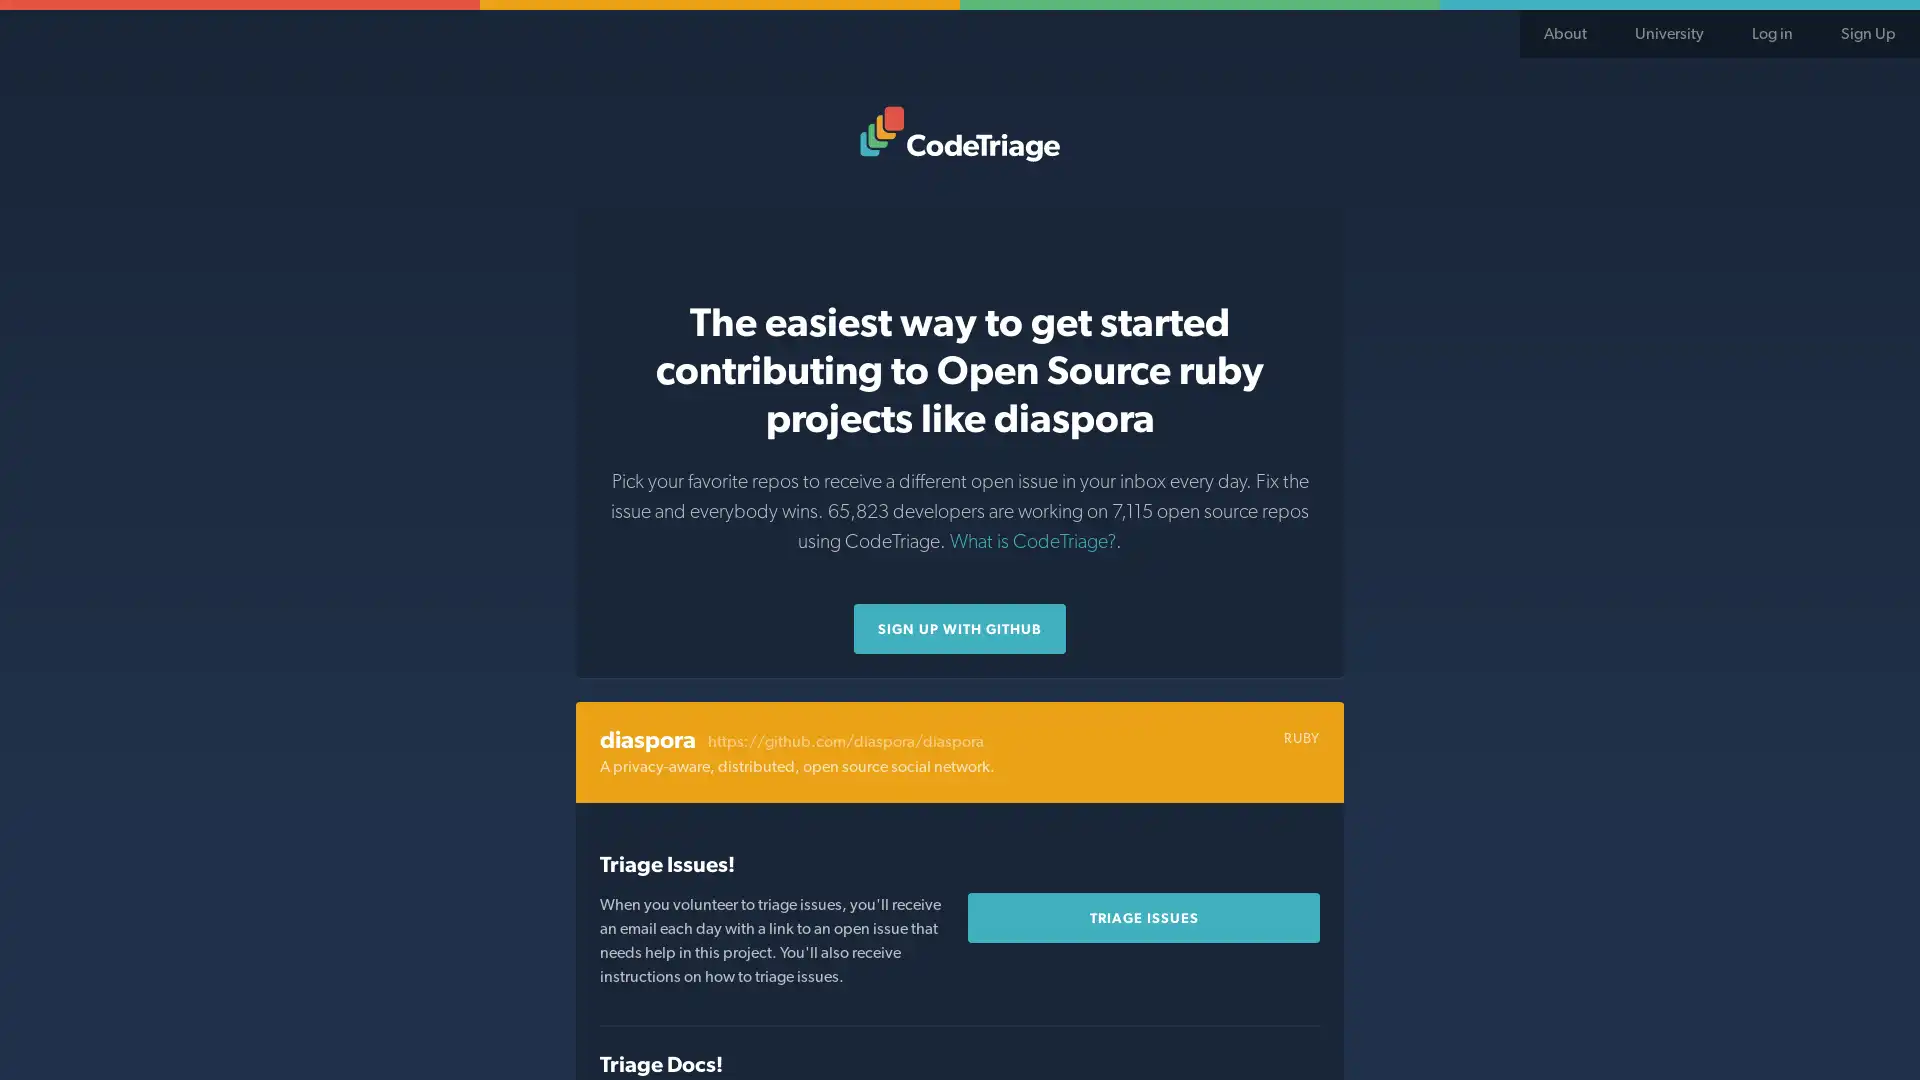  What do you see at coordinates (1143, 918) in the screenshot?
I see `Triage Issues` at bounding box center [1143, 918].